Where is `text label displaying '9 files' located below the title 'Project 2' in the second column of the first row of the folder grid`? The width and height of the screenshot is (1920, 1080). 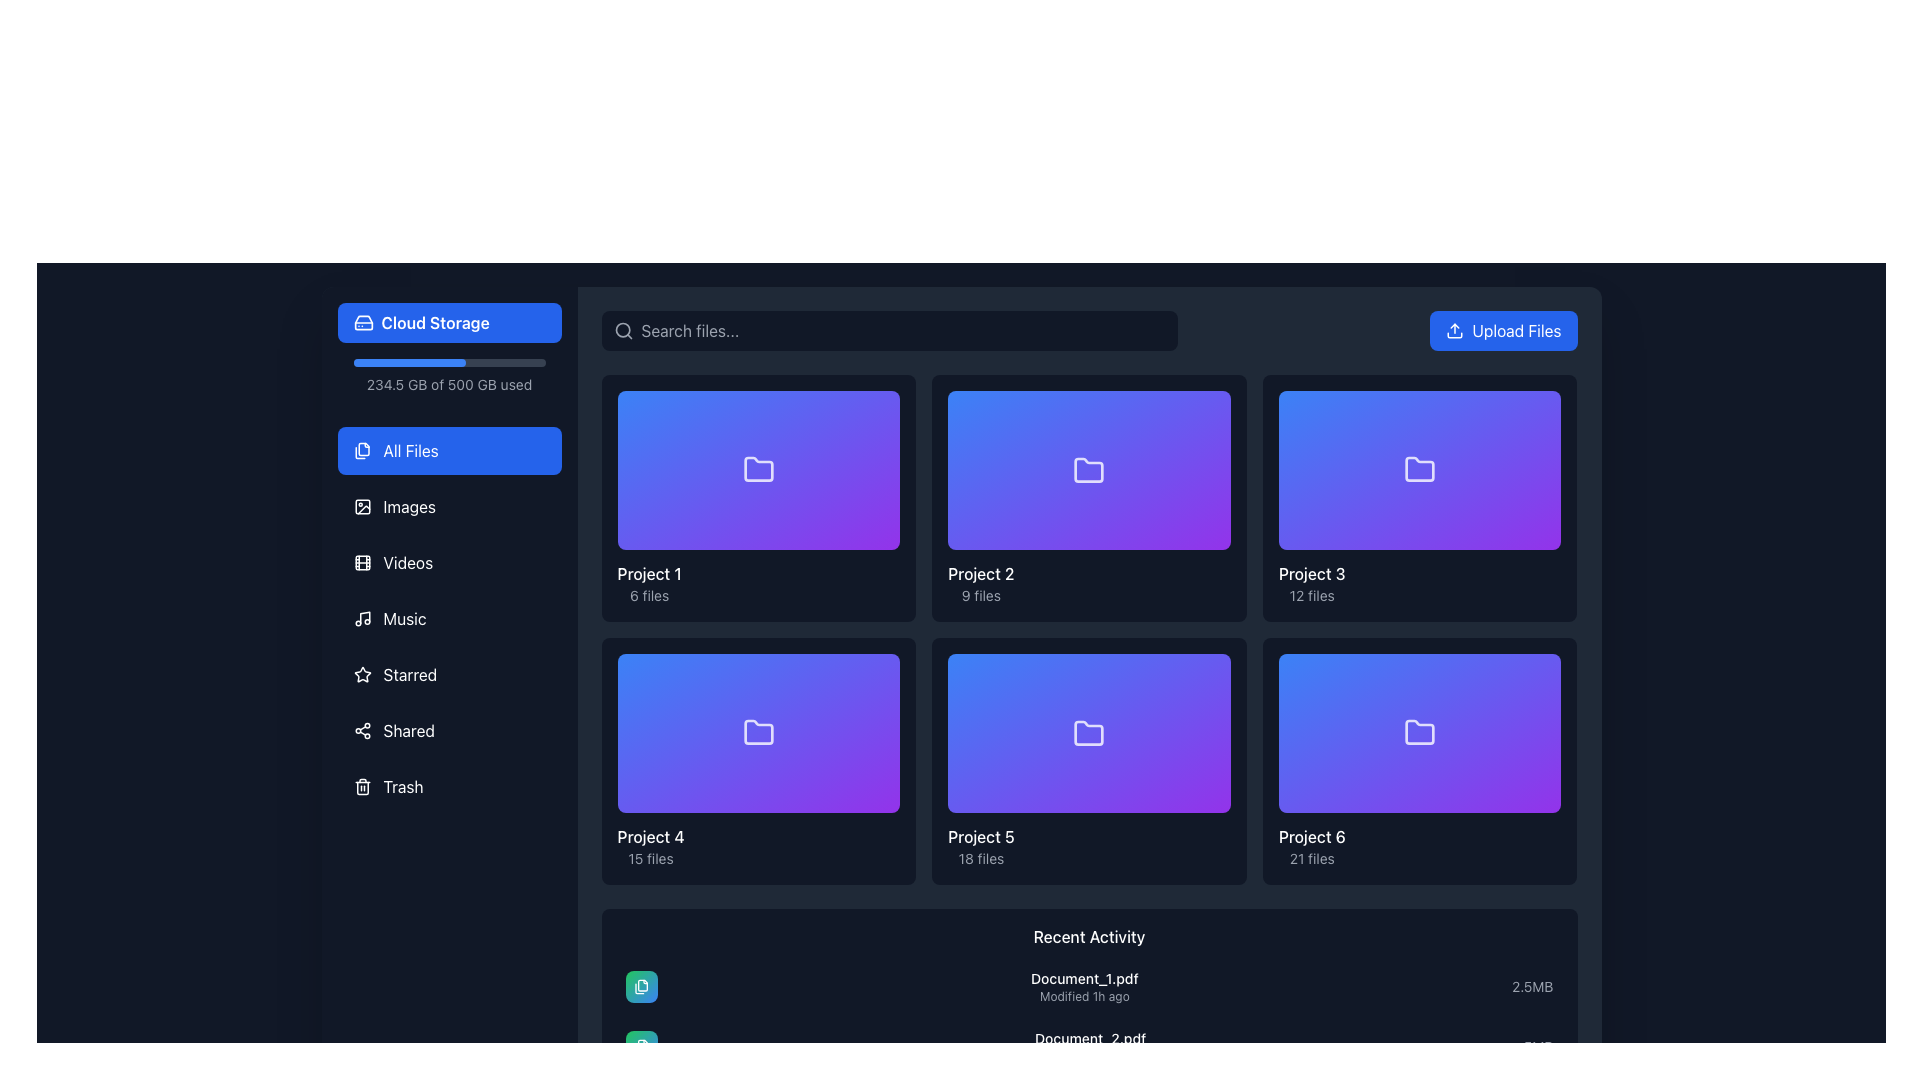 text label displaying '9 files' located below the title 'Project 2' in the second column of the first row of the folder grid is located at coordinates (981, 595).